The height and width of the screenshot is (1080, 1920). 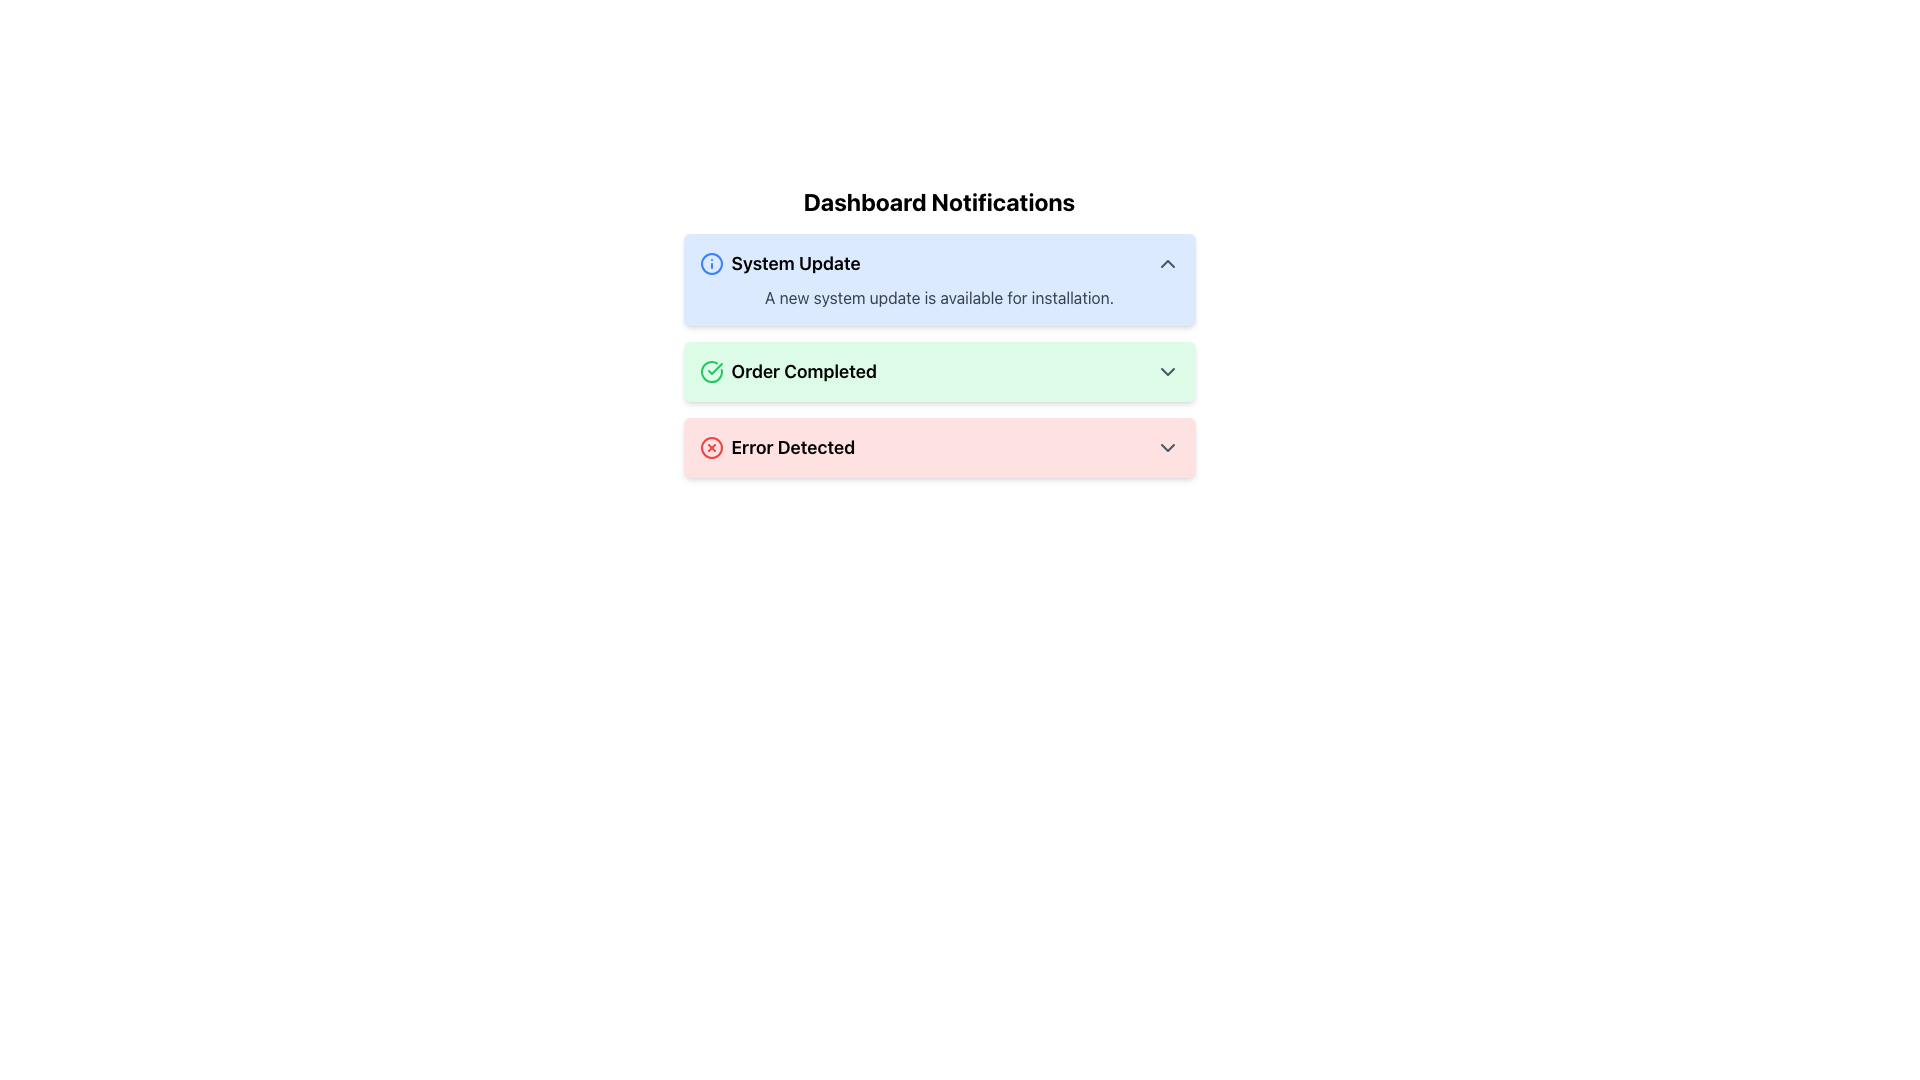 I want to click on the chevron icon located at the rightmost section of the 'Order Completed' notification box, so click(x=1167, y=371).